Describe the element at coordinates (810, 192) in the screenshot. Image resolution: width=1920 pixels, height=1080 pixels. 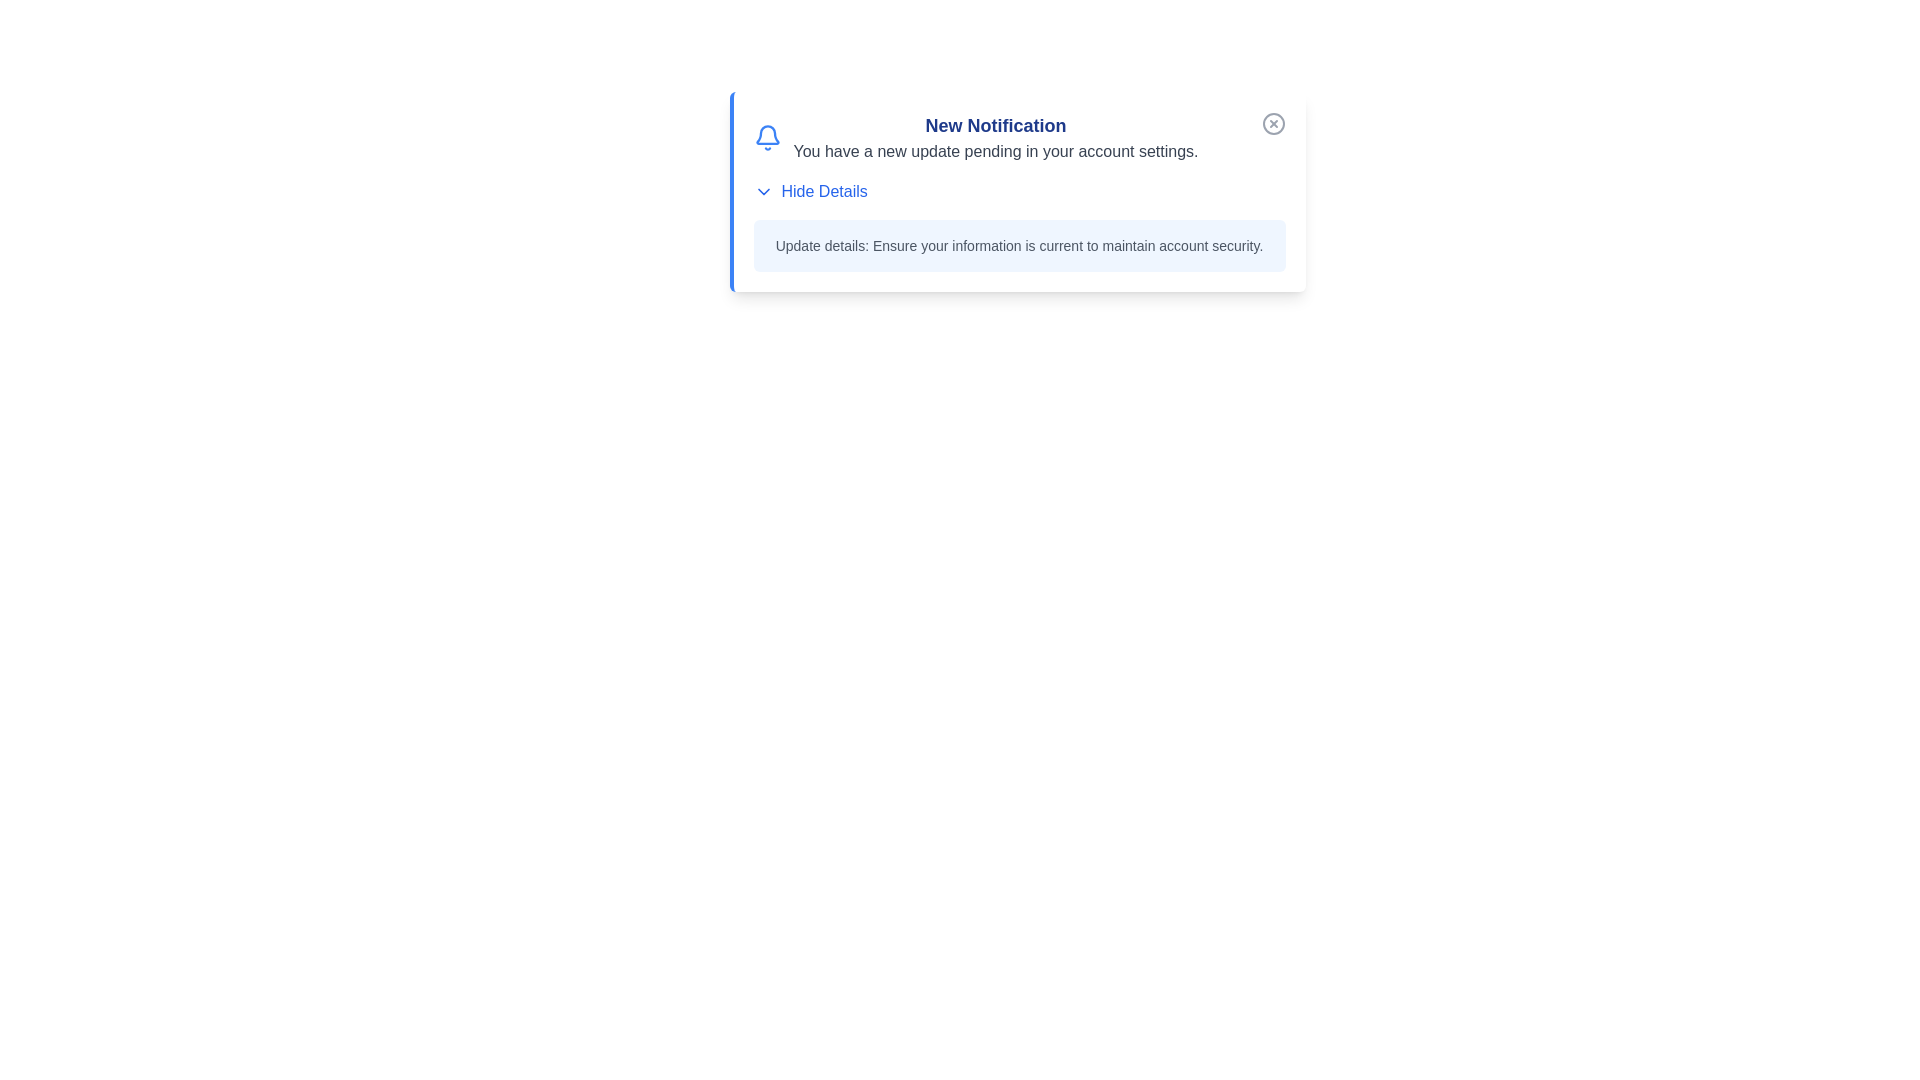
I see `the Hyperlink-like interactive text with an icon within the notification card` at that location.